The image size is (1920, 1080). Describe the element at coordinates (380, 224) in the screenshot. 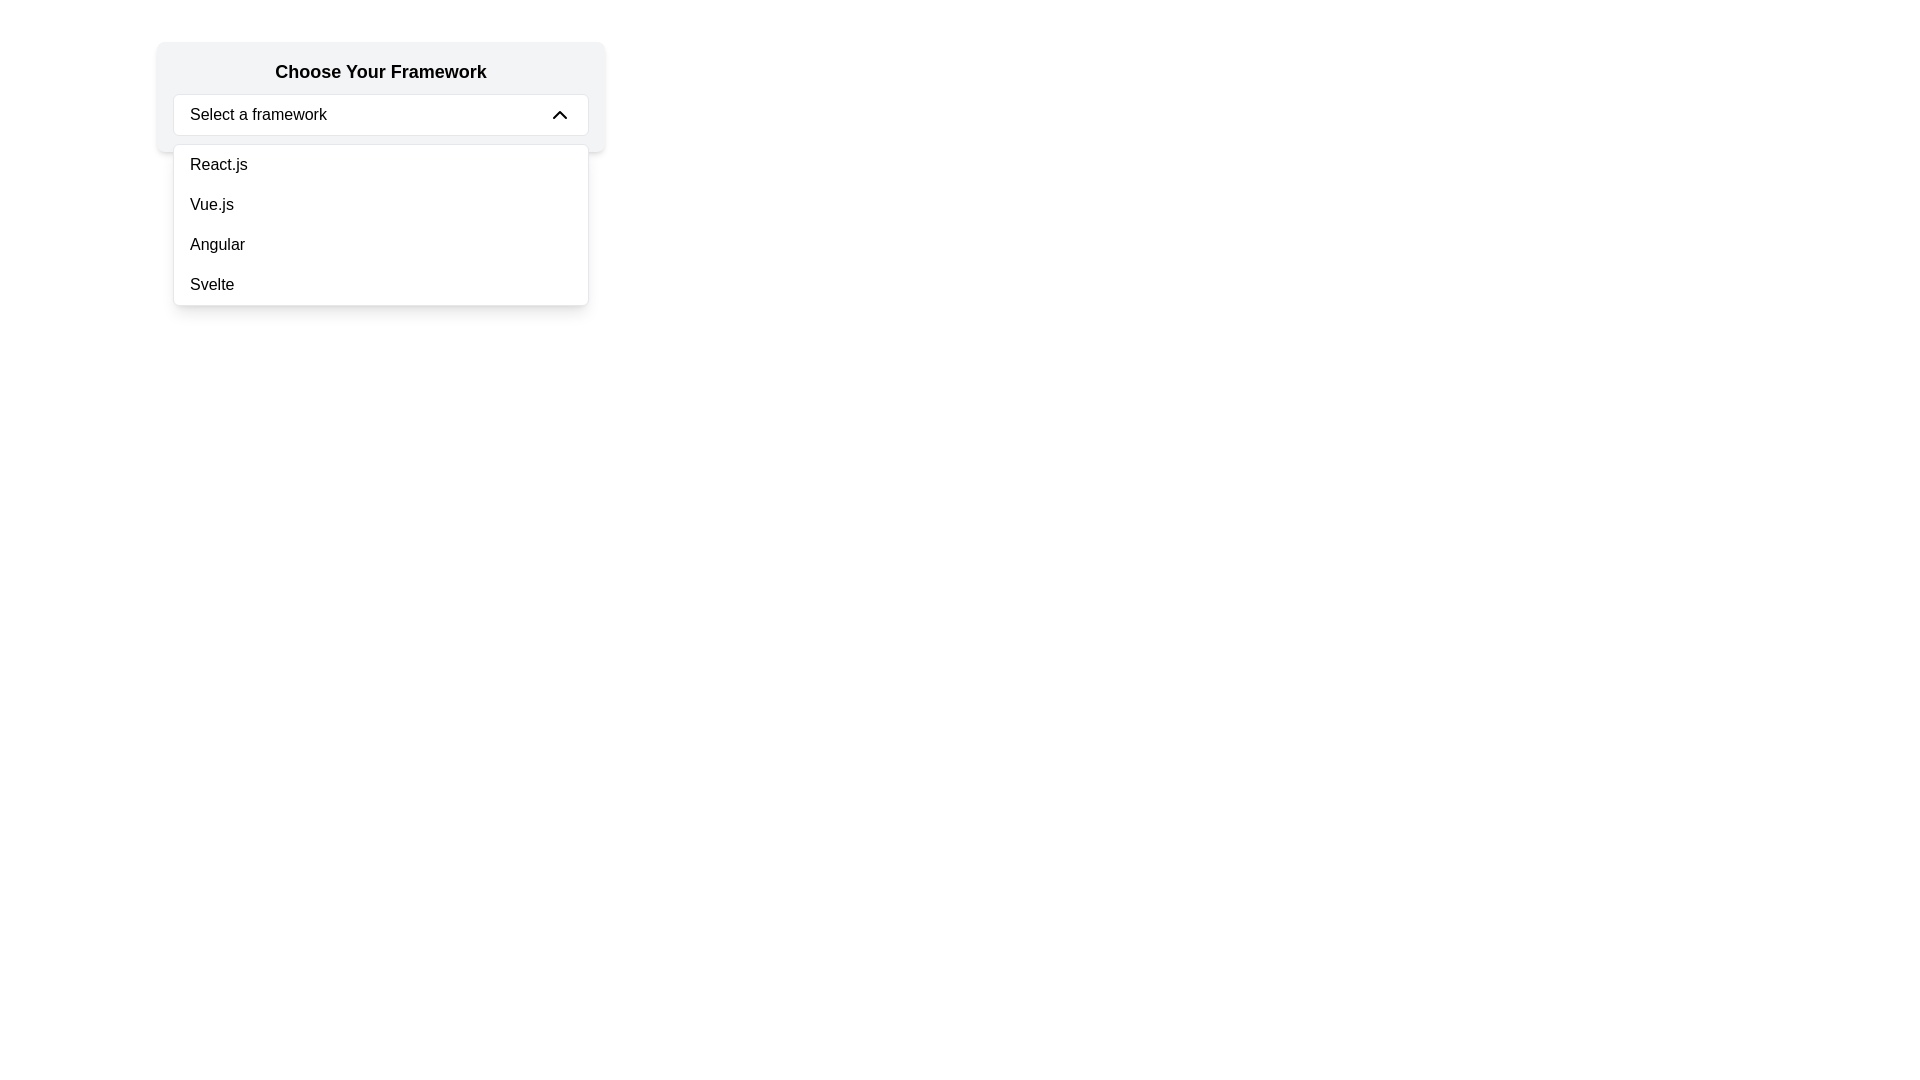

I see `the 'Vue.js' item in the dropdown menu` at that location.